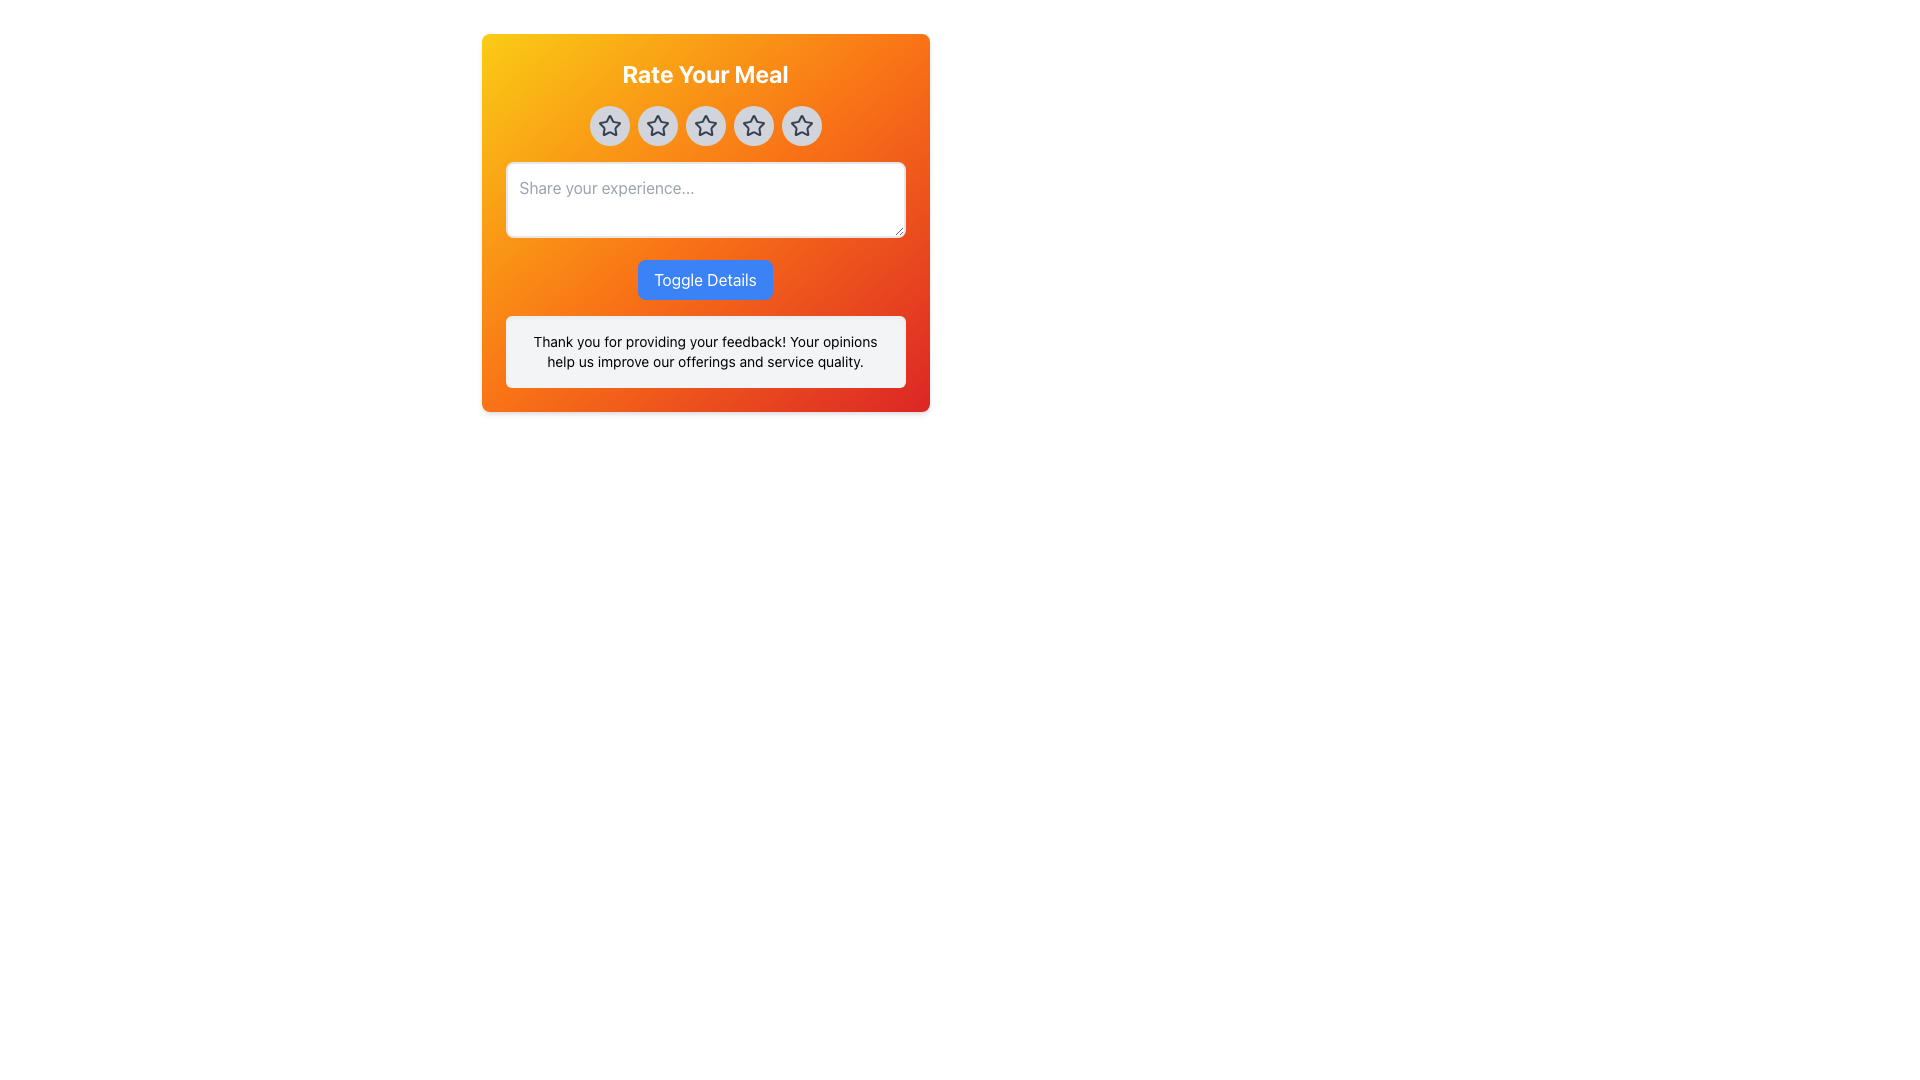 The image size is (1920, 1080). I want to click on the first circular button with a light gray background and hollow star icon, so click(608, 126).